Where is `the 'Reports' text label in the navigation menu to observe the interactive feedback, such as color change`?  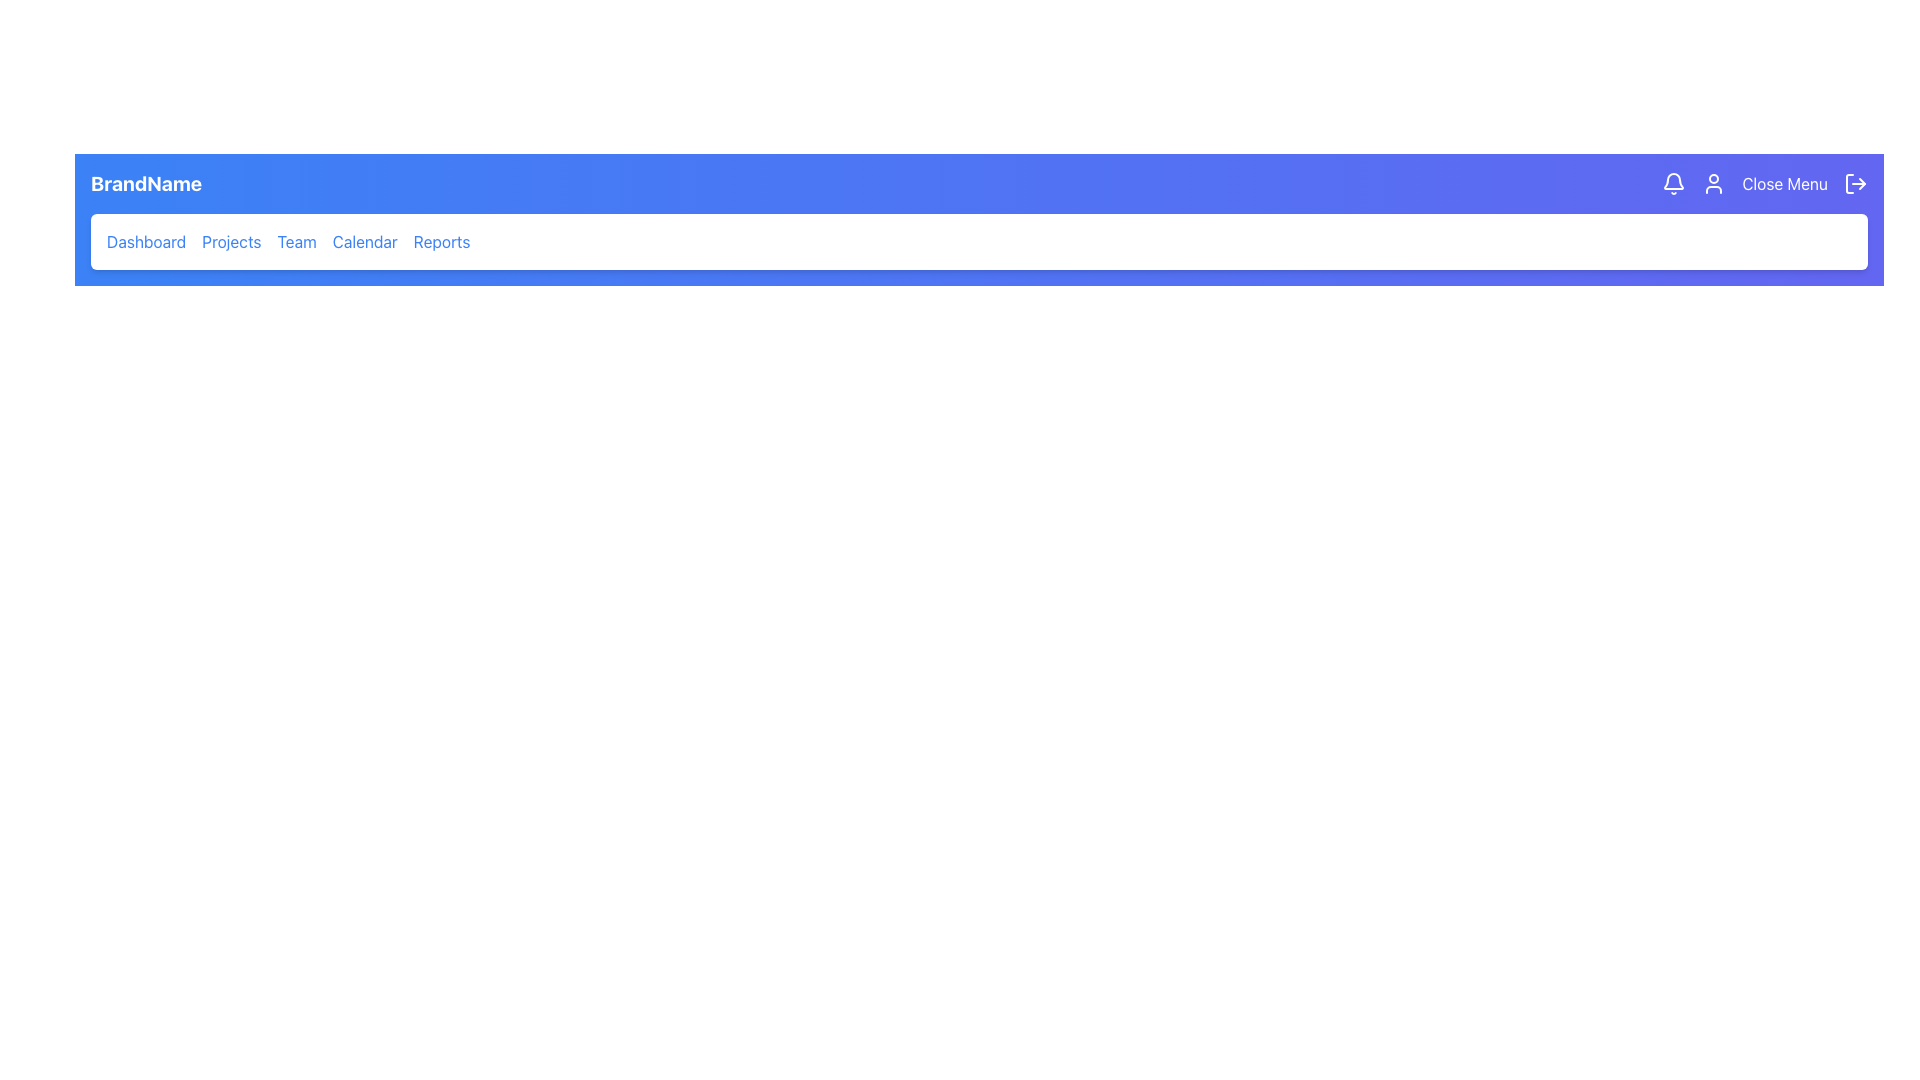 the 'Reports' text label in the navigation menu to observe the interactive feedback, such as color change is located at coordinates (440, 241).